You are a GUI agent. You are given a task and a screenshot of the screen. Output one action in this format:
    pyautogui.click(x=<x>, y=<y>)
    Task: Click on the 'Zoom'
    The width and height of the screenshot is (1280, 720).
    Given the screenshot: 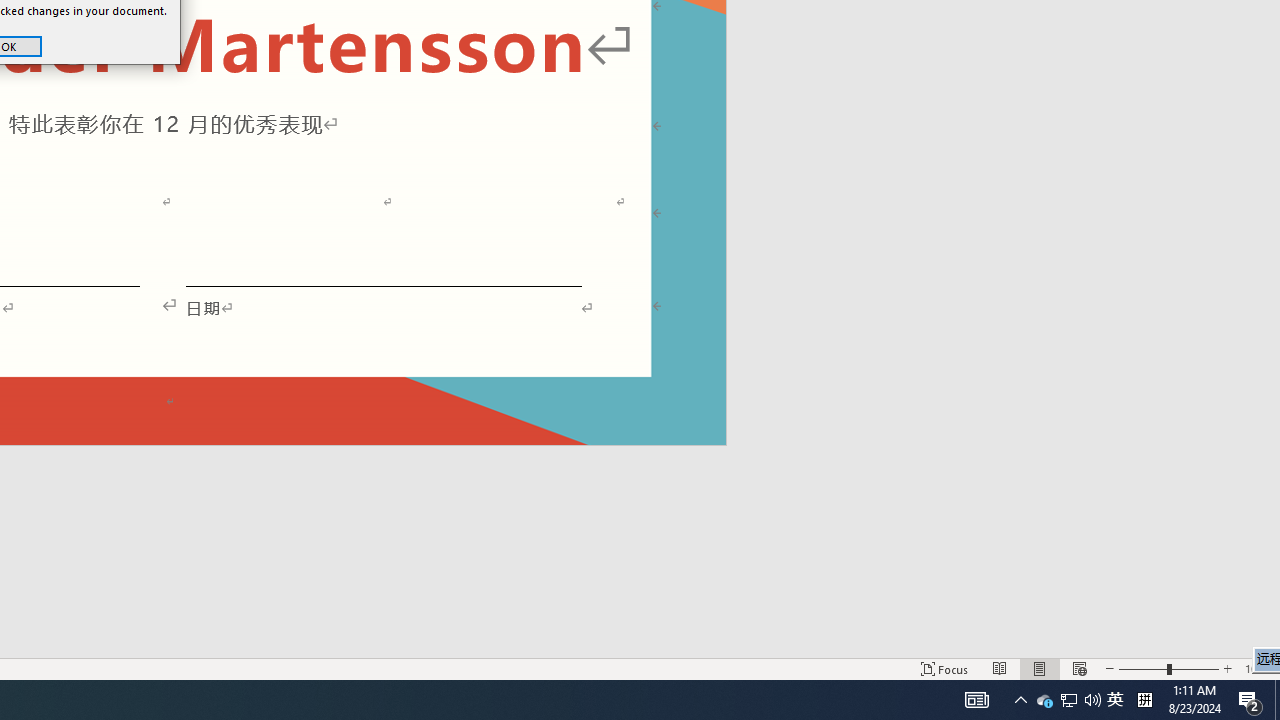 What is the action you would take?
    pyautogui.click(x=1168, y=669)
    